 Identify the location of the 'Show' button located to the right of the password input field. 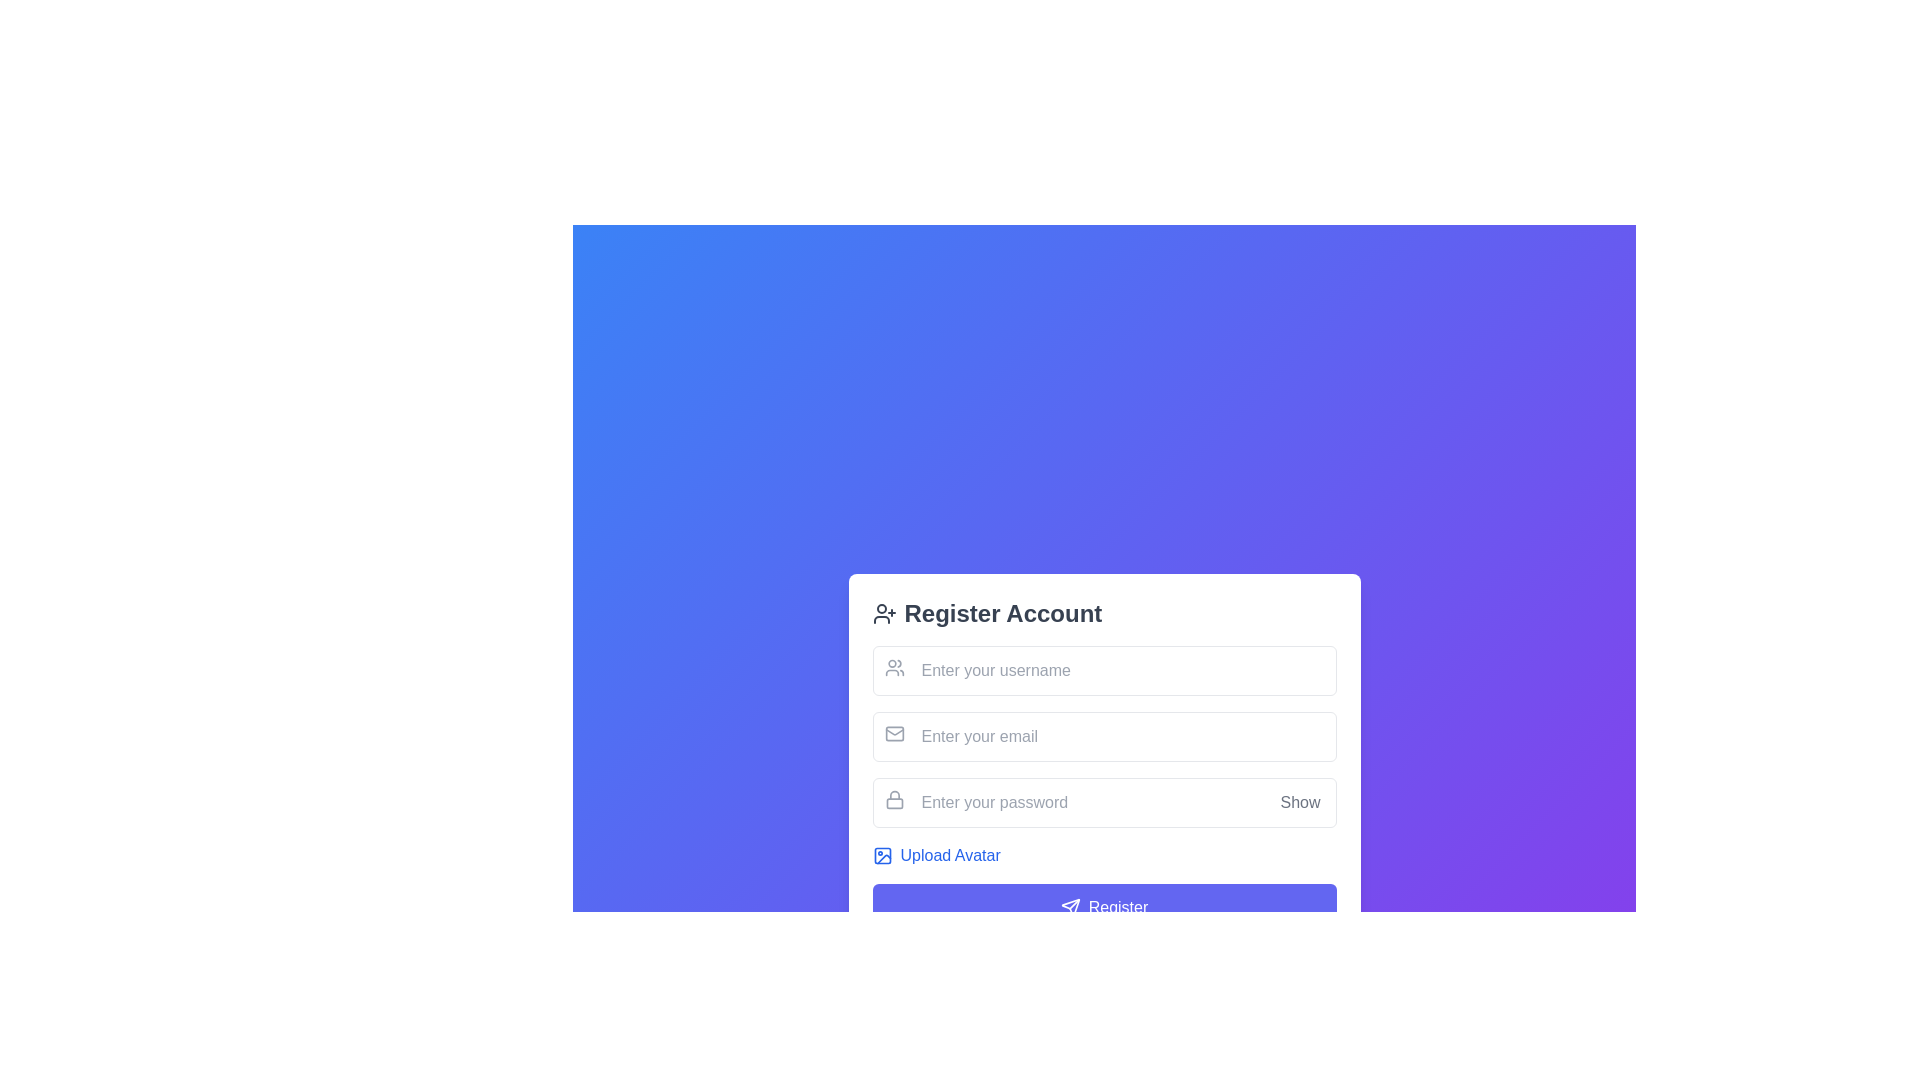
(1300, 801).